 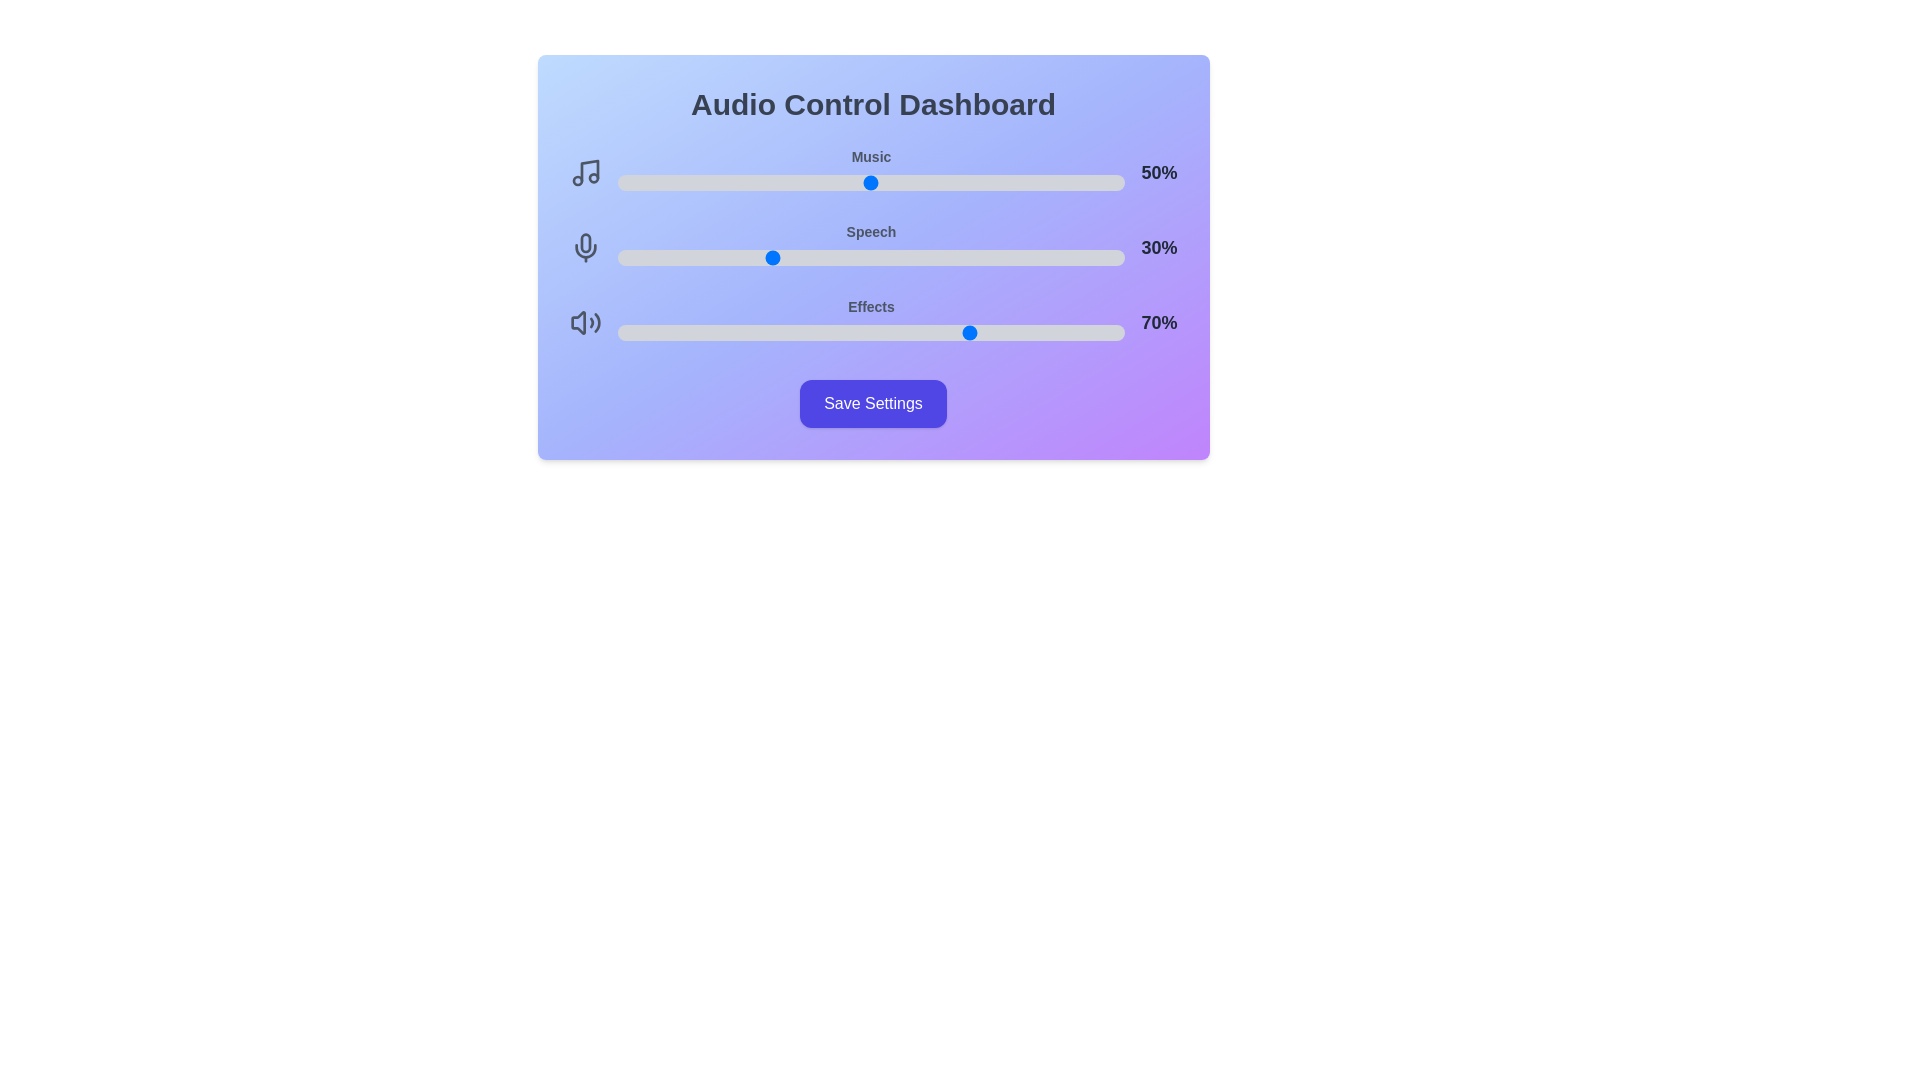 I want to click on the music volume slider to 69%, so click(x=968, y=182).